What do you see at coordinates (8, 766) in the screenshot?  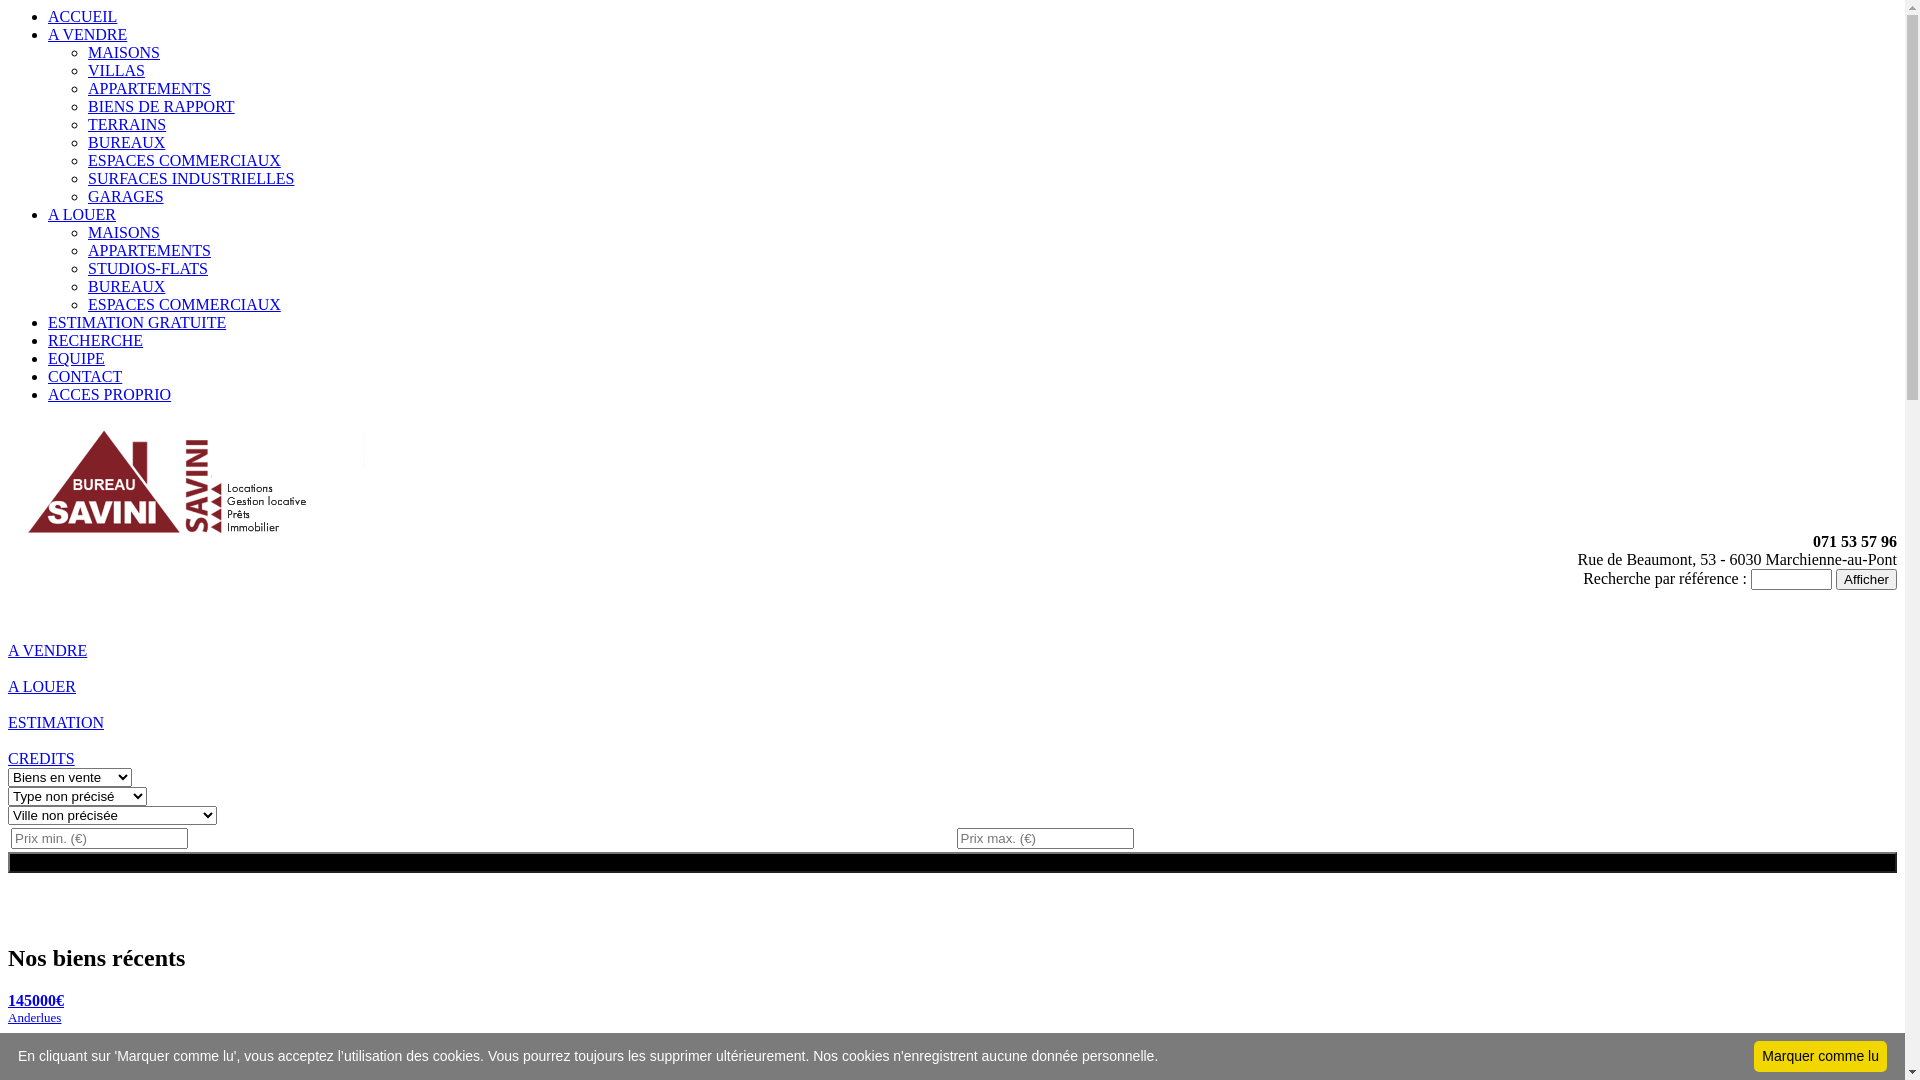 I see `'CREDITS'` at bounding box center [8, 766].